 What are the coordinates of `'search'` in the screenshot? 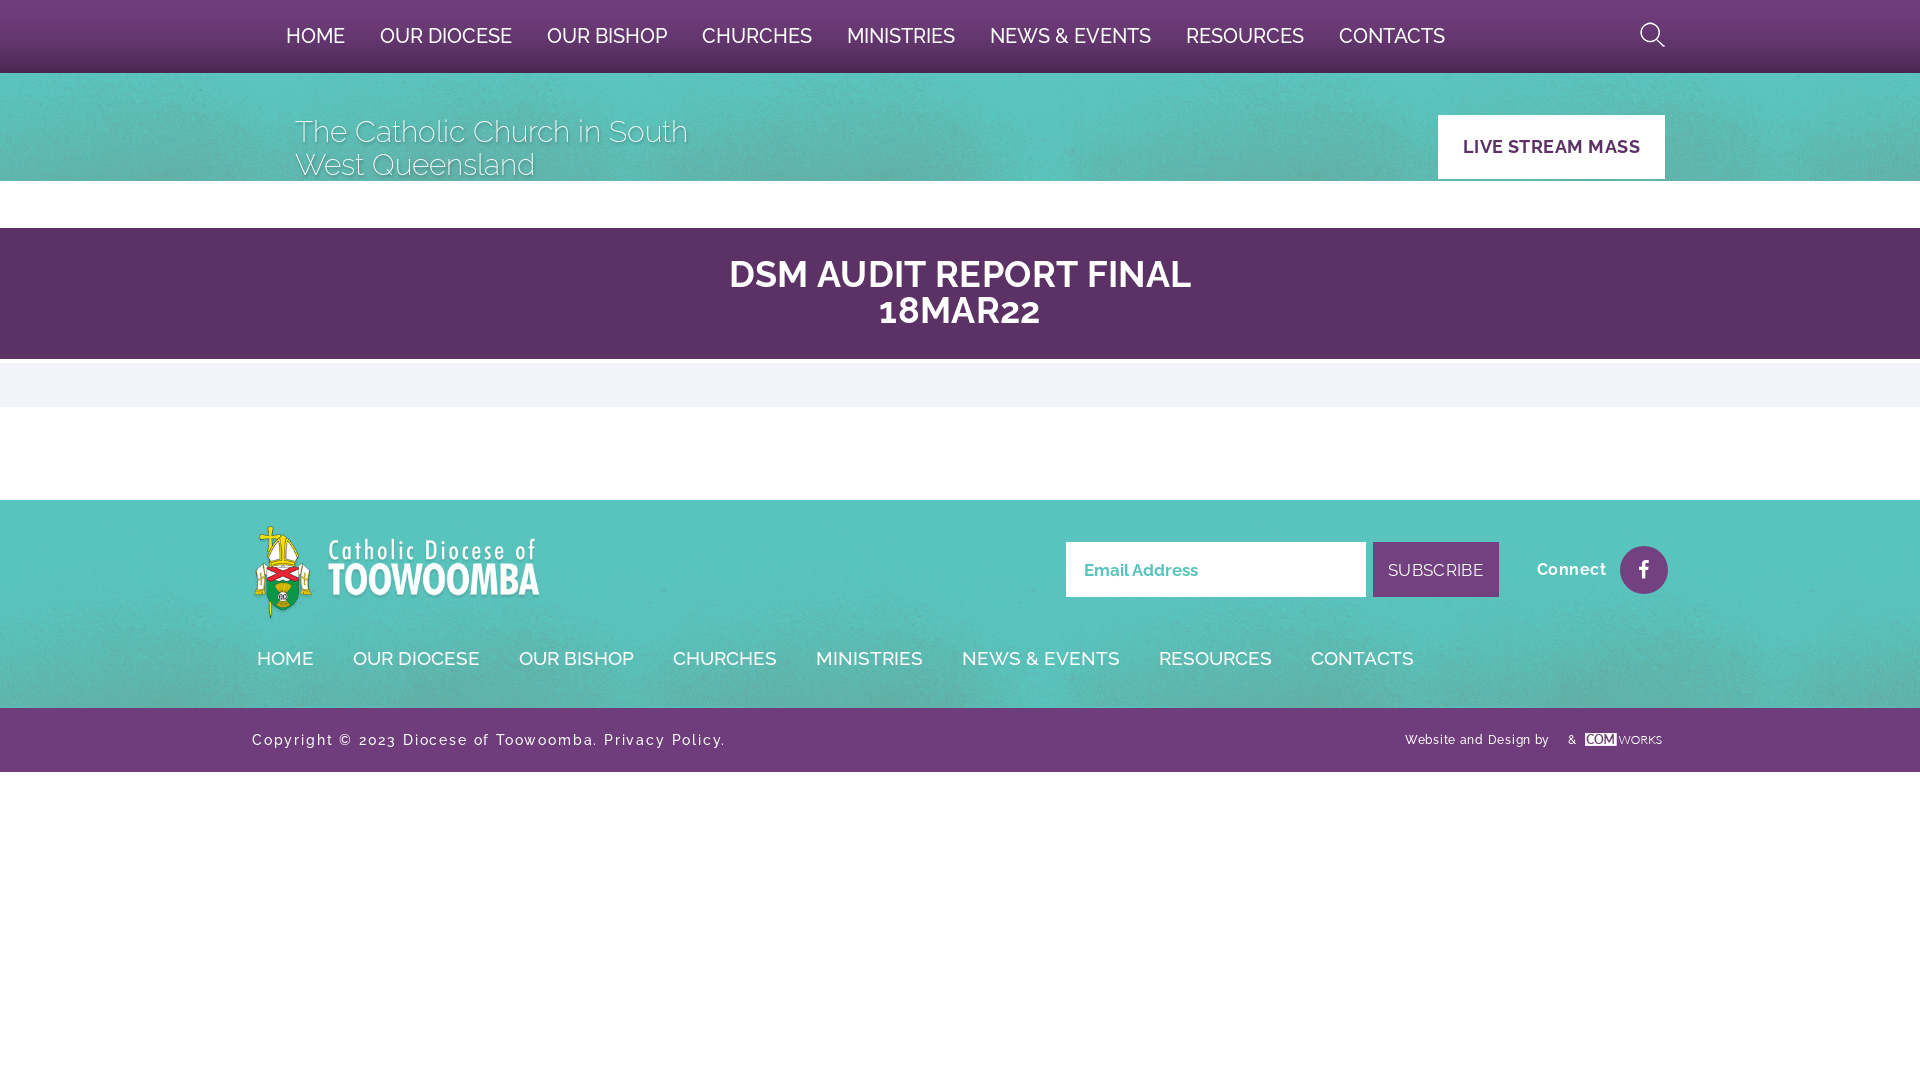 It's located at (1632, 34).